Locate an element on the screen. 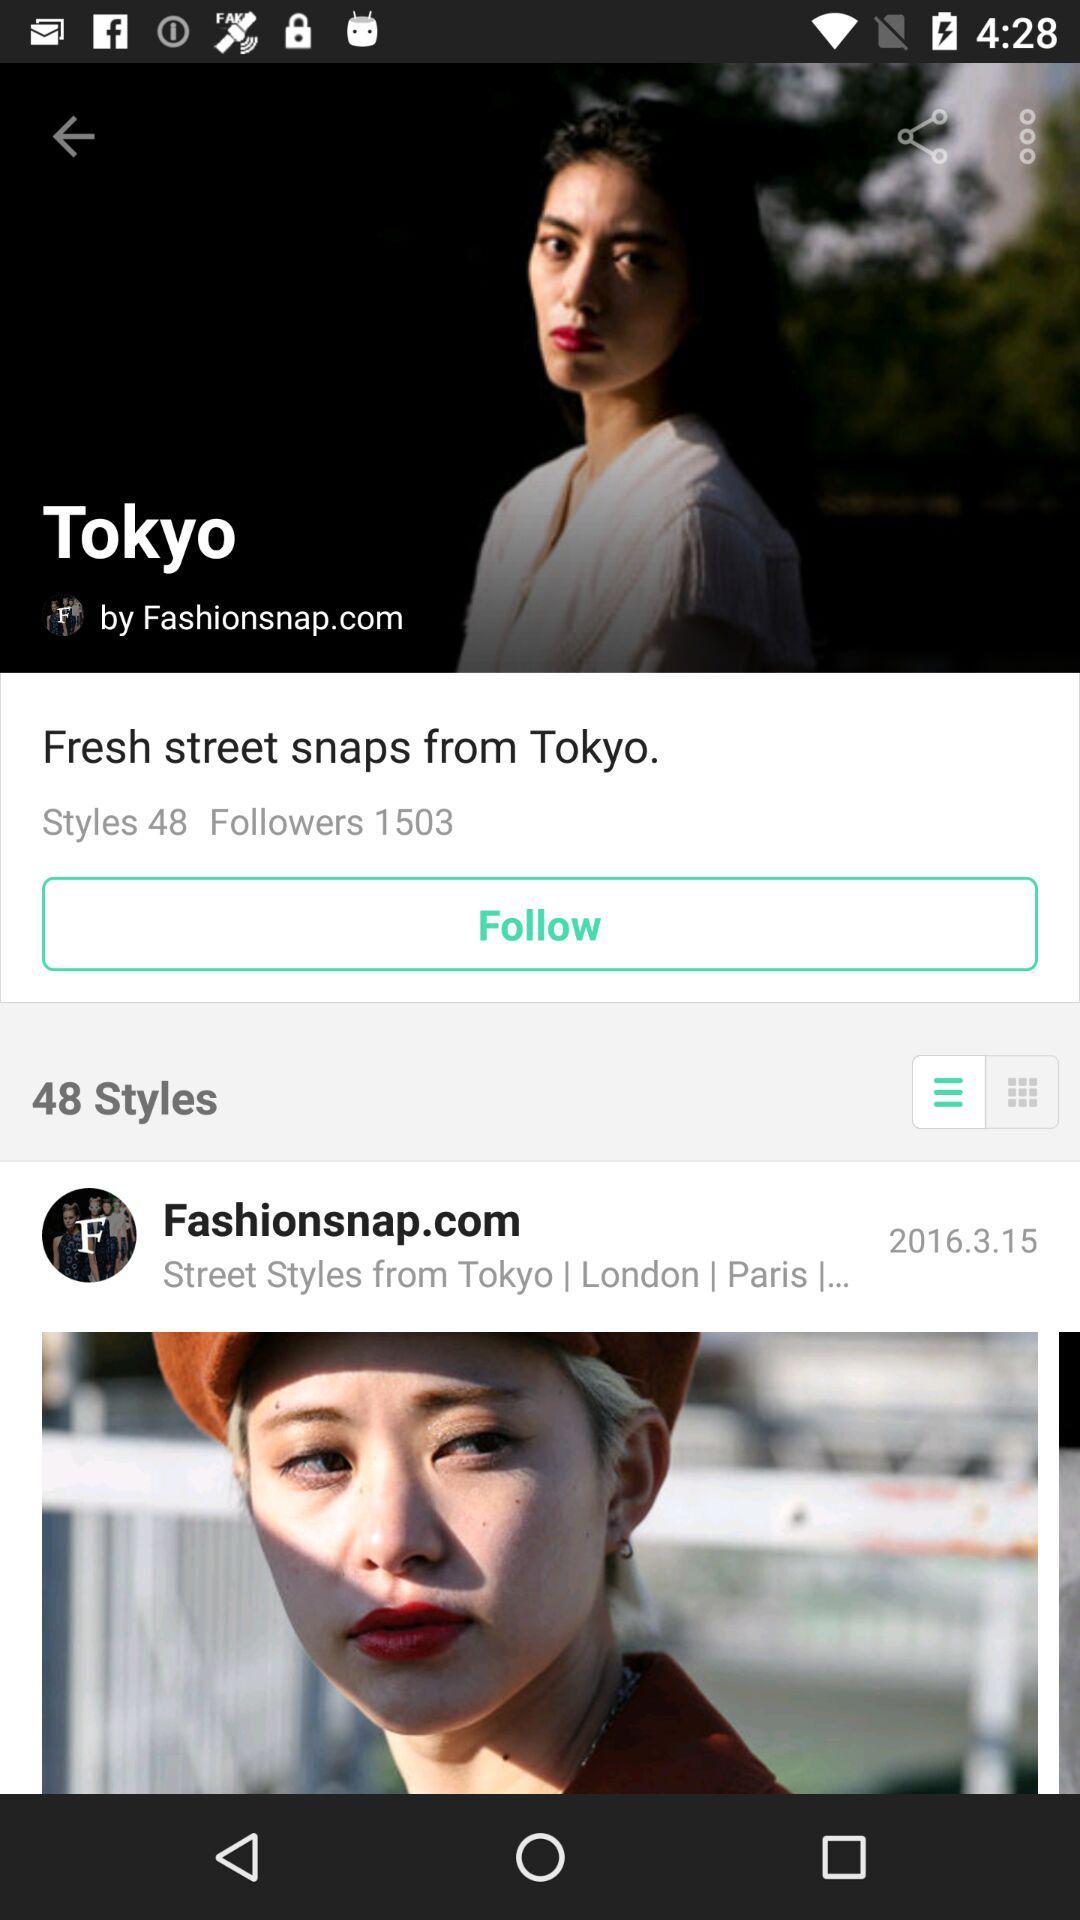 The height and width of the screenshot is (1920, 1080). change grid is located at coordinates (1022, 1090).